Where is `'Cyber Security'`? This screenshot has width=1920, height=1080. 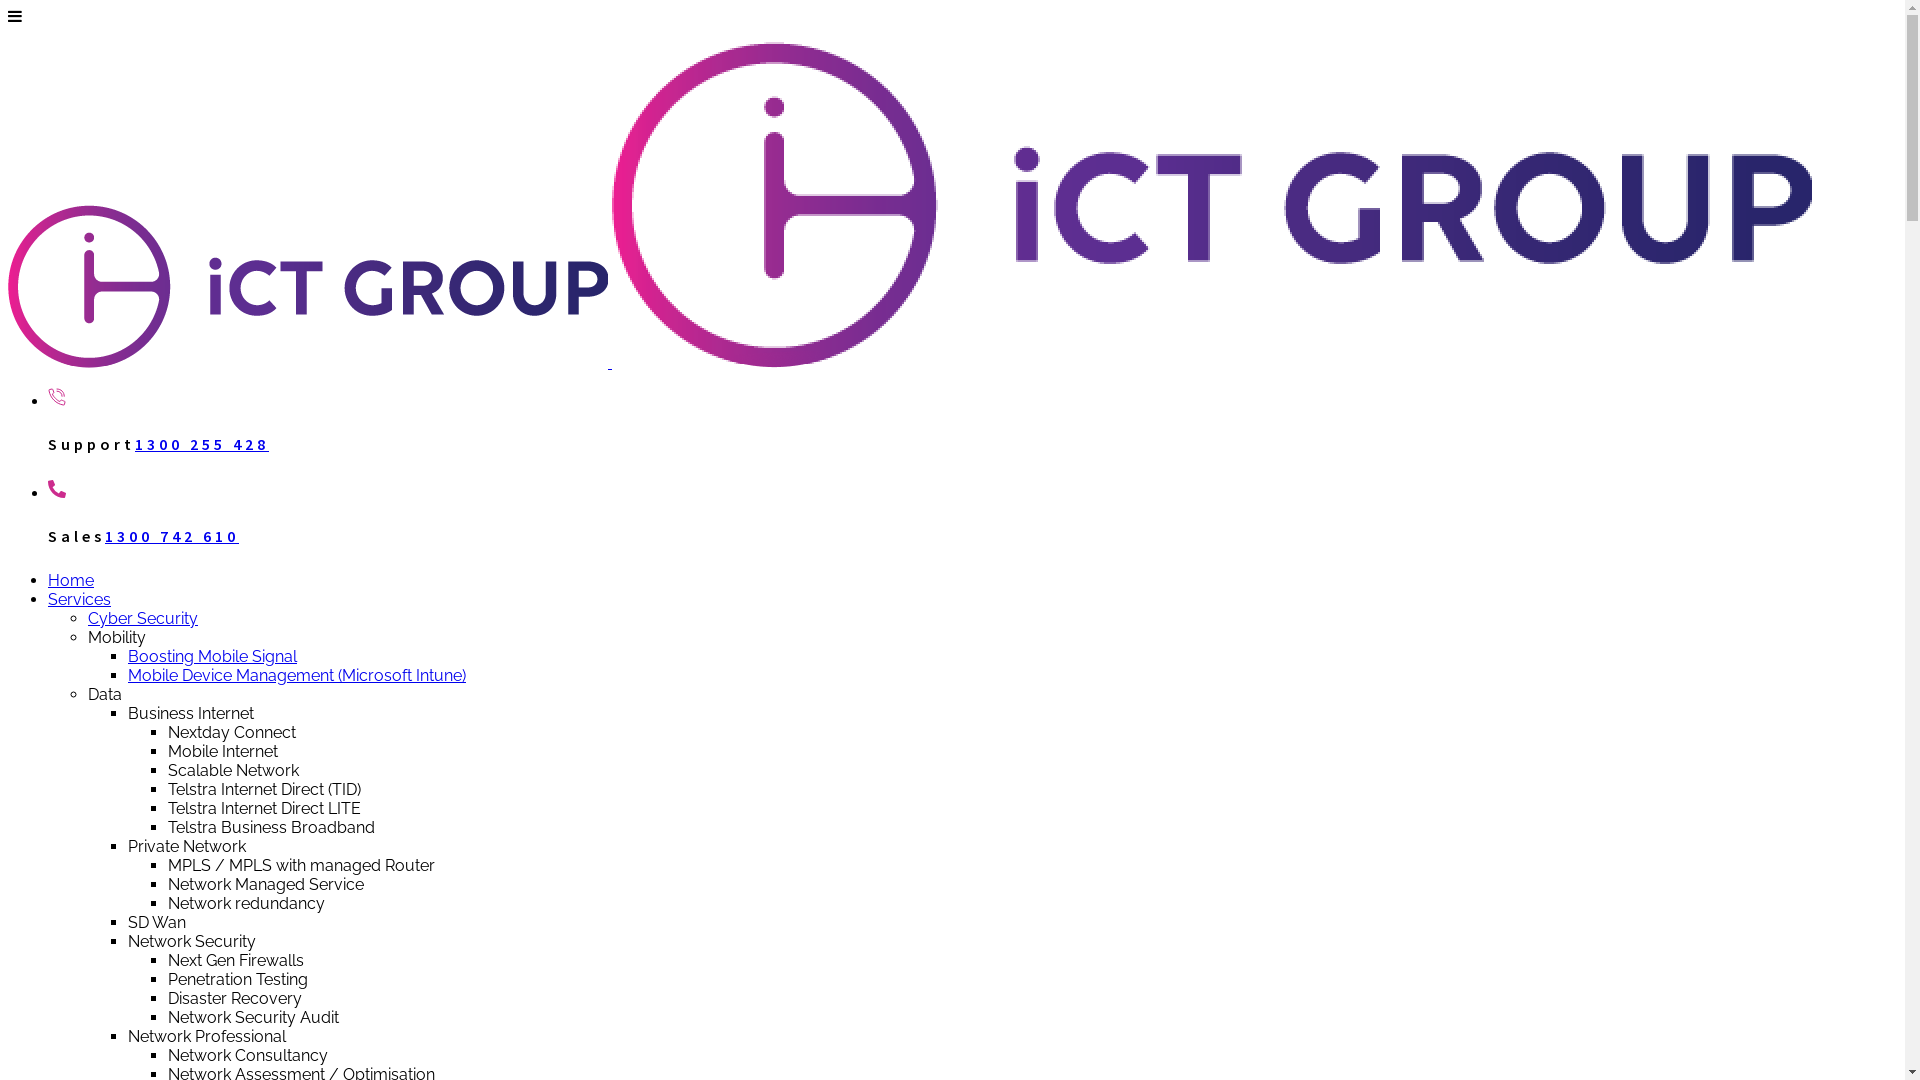
'Cyber Security' is located at coordinates (142, 617).